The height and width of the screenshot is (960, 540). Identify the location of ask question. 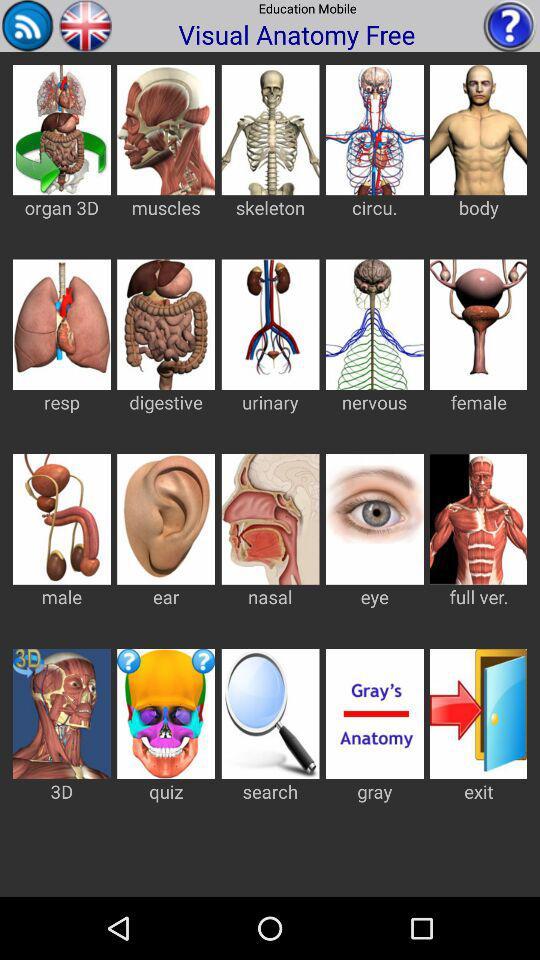
(509, 24).